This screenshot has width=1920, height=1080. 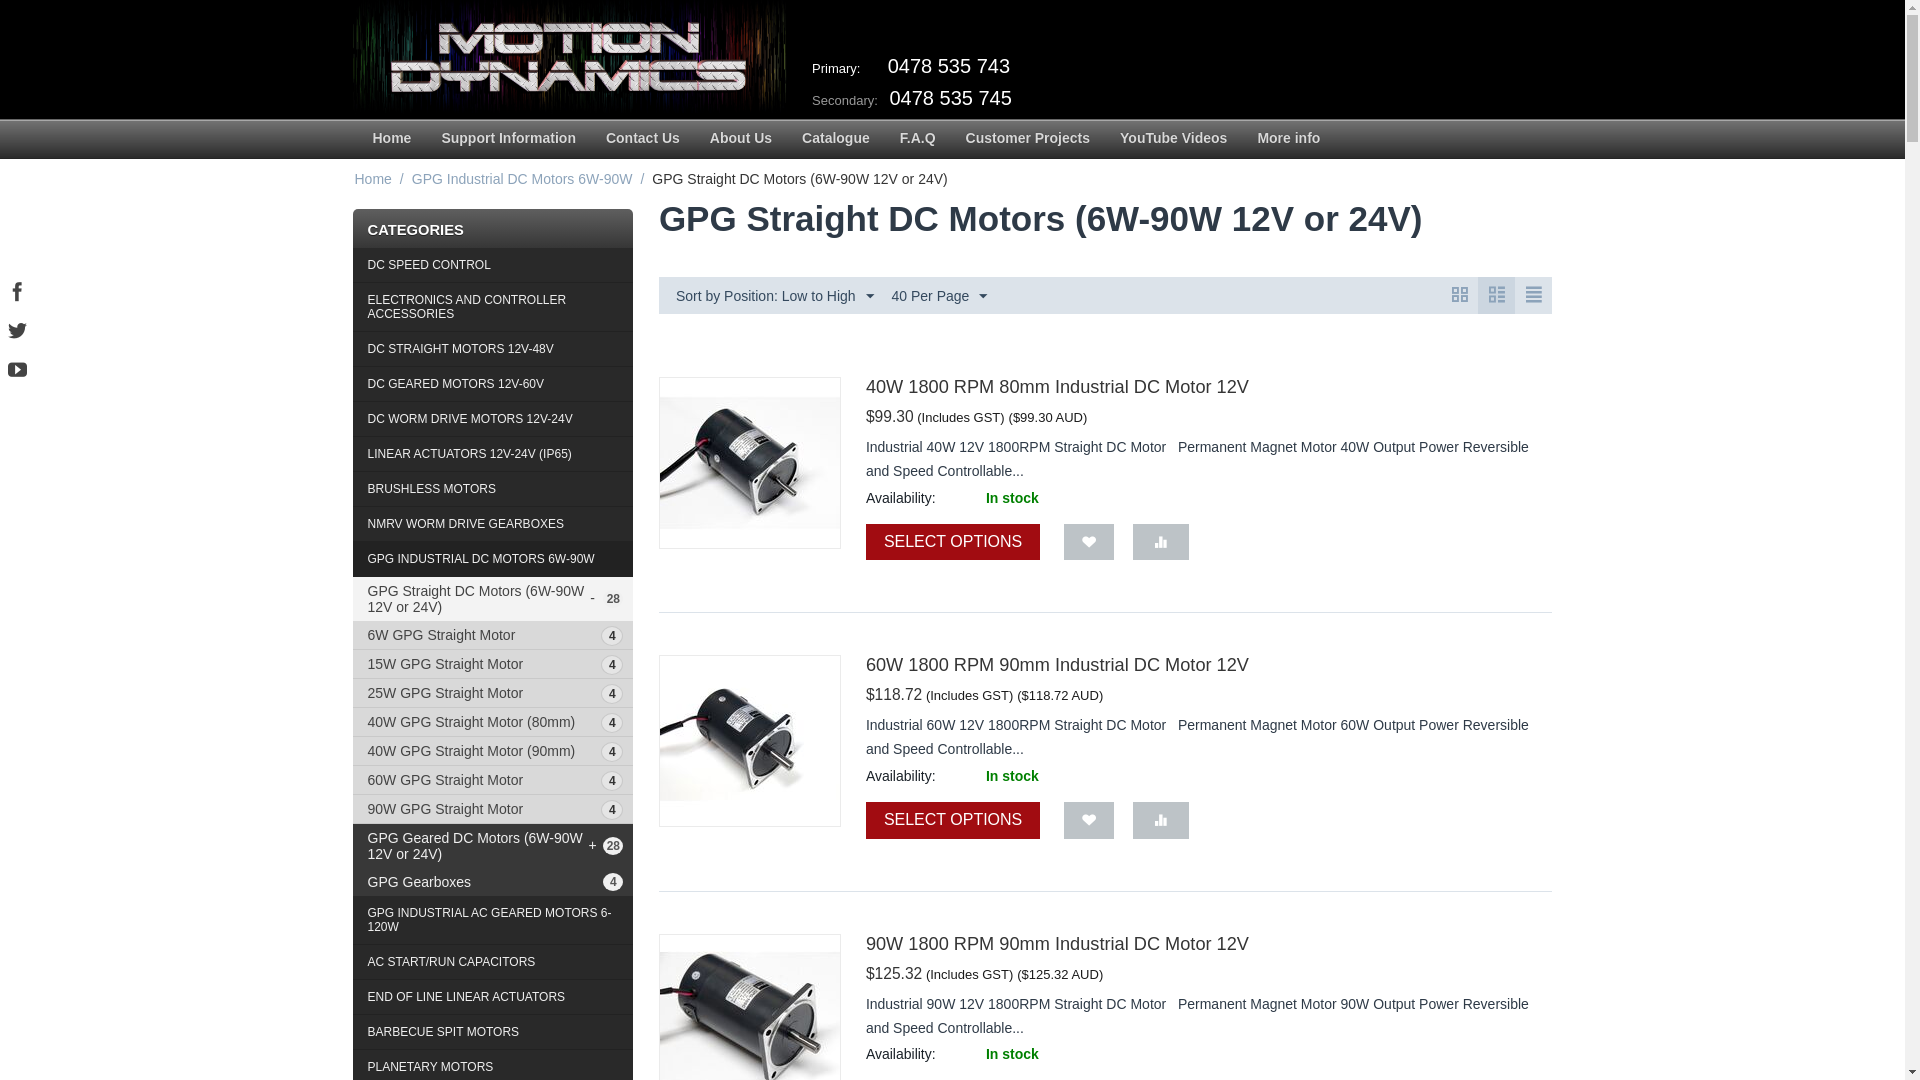 I want to click on 'Catalogue', so click(x=835, y=138).